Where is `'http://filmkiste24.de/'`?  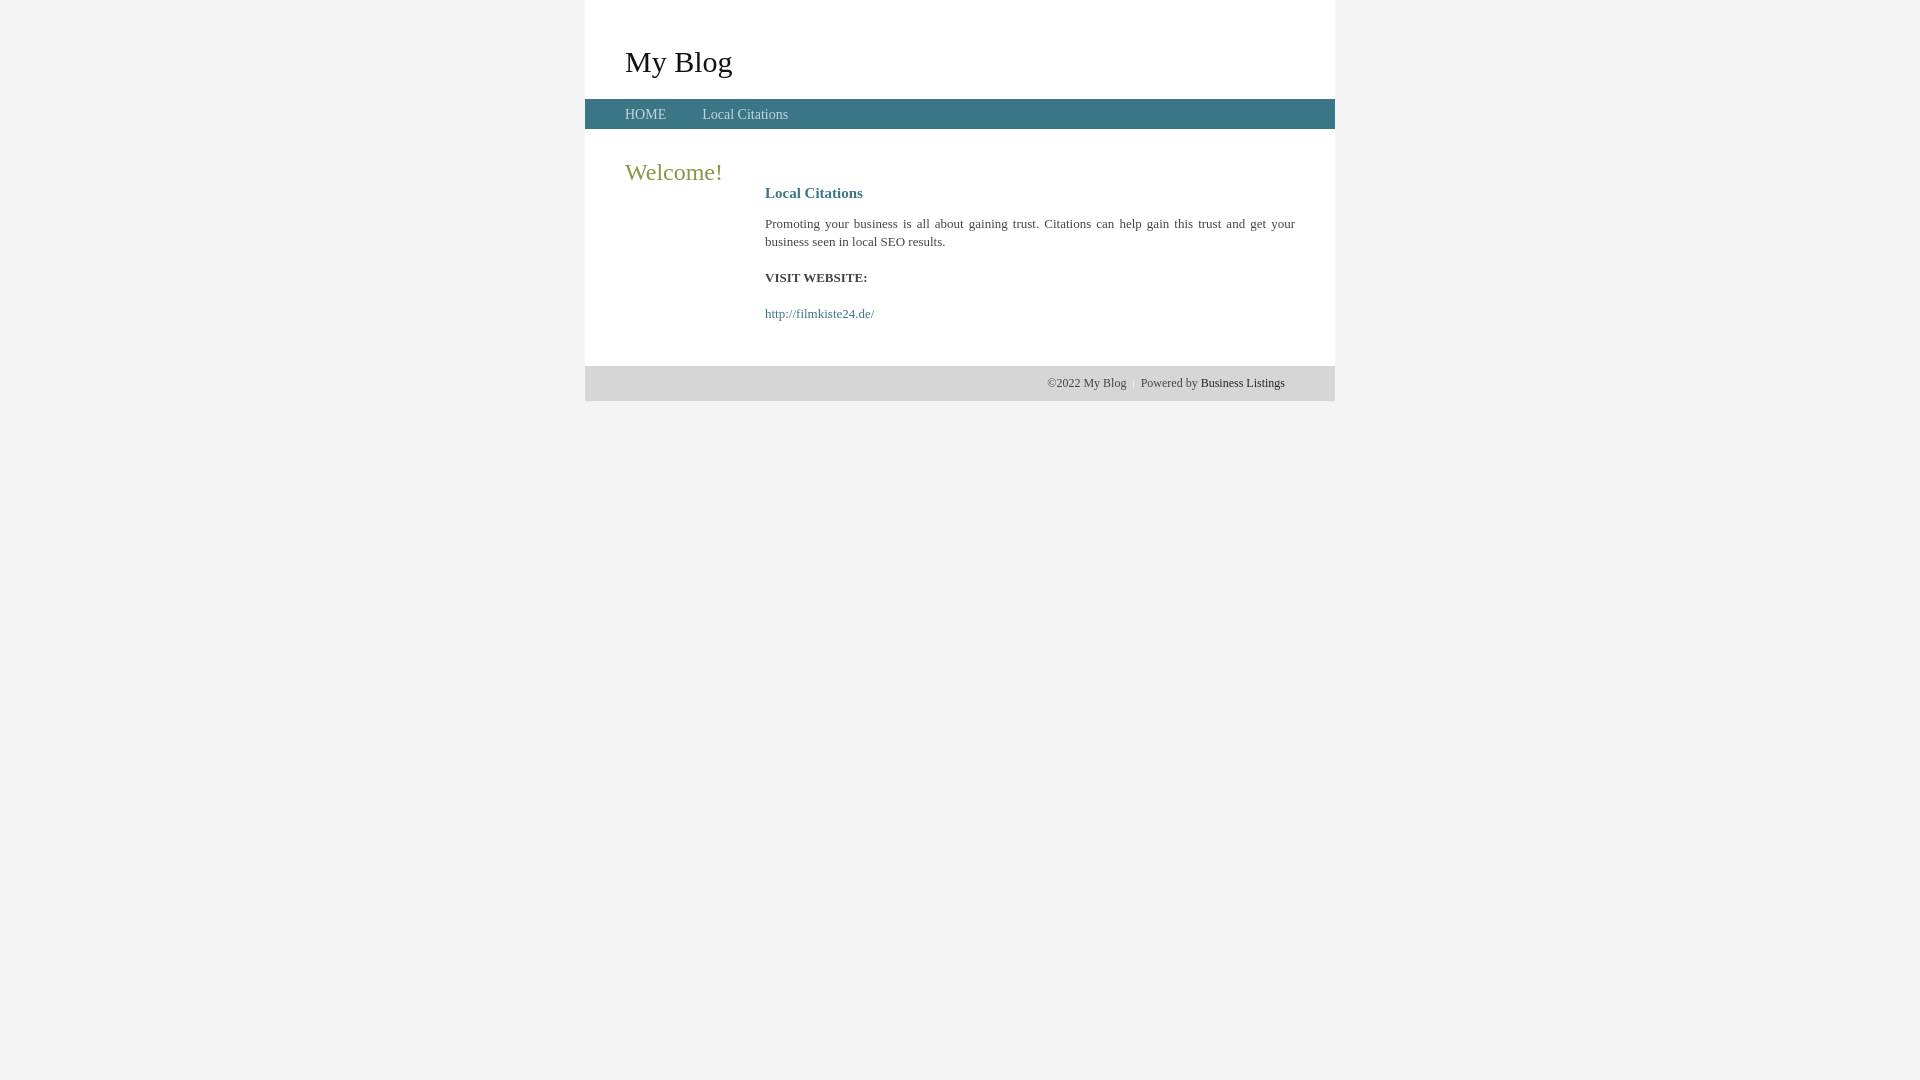
'http://filmkiste24.de/' is located at coordinates (819, 313).